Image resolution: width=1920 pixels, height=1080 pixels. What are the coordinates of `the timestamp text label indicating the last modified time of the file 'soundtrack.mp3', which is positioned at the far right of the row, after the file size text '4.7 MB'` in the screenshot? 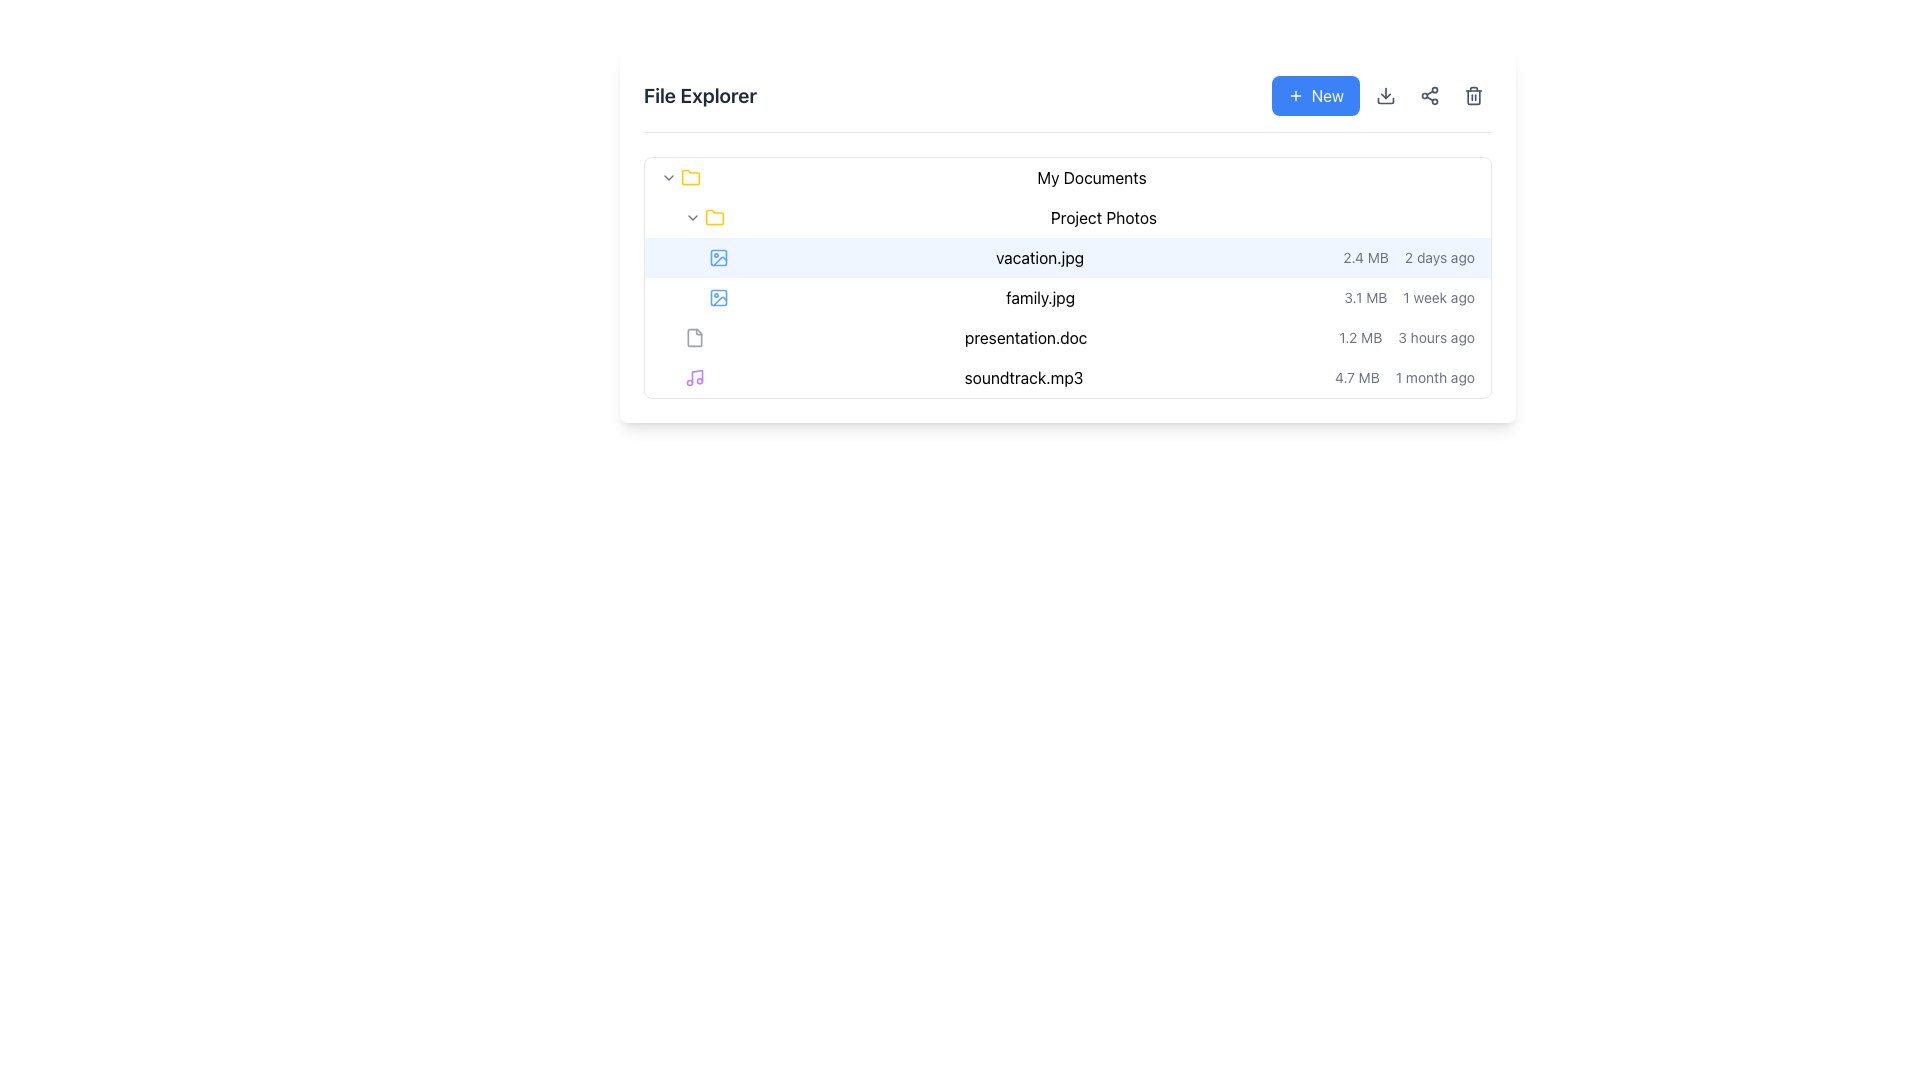 It's located at (1434, 378).